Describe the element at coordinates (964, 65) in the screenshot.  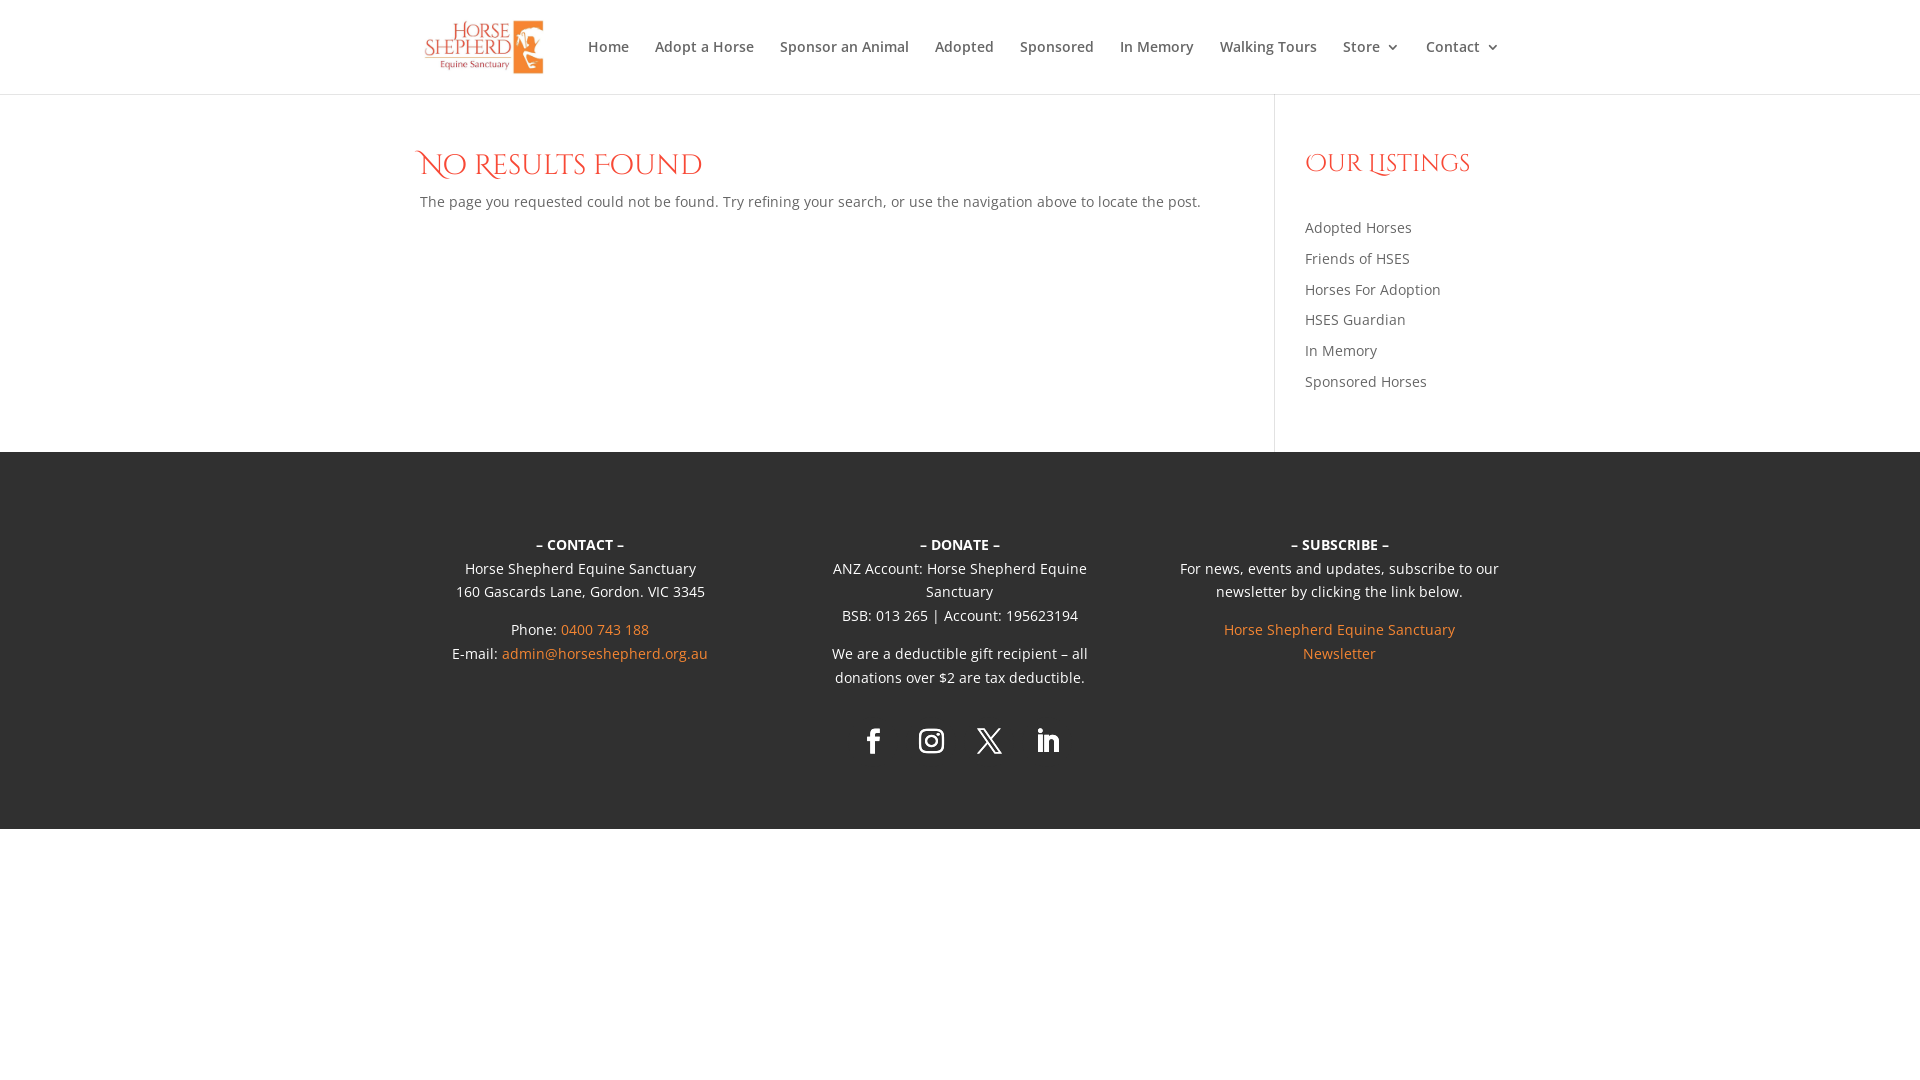
I see `'Adopted'` at that location.